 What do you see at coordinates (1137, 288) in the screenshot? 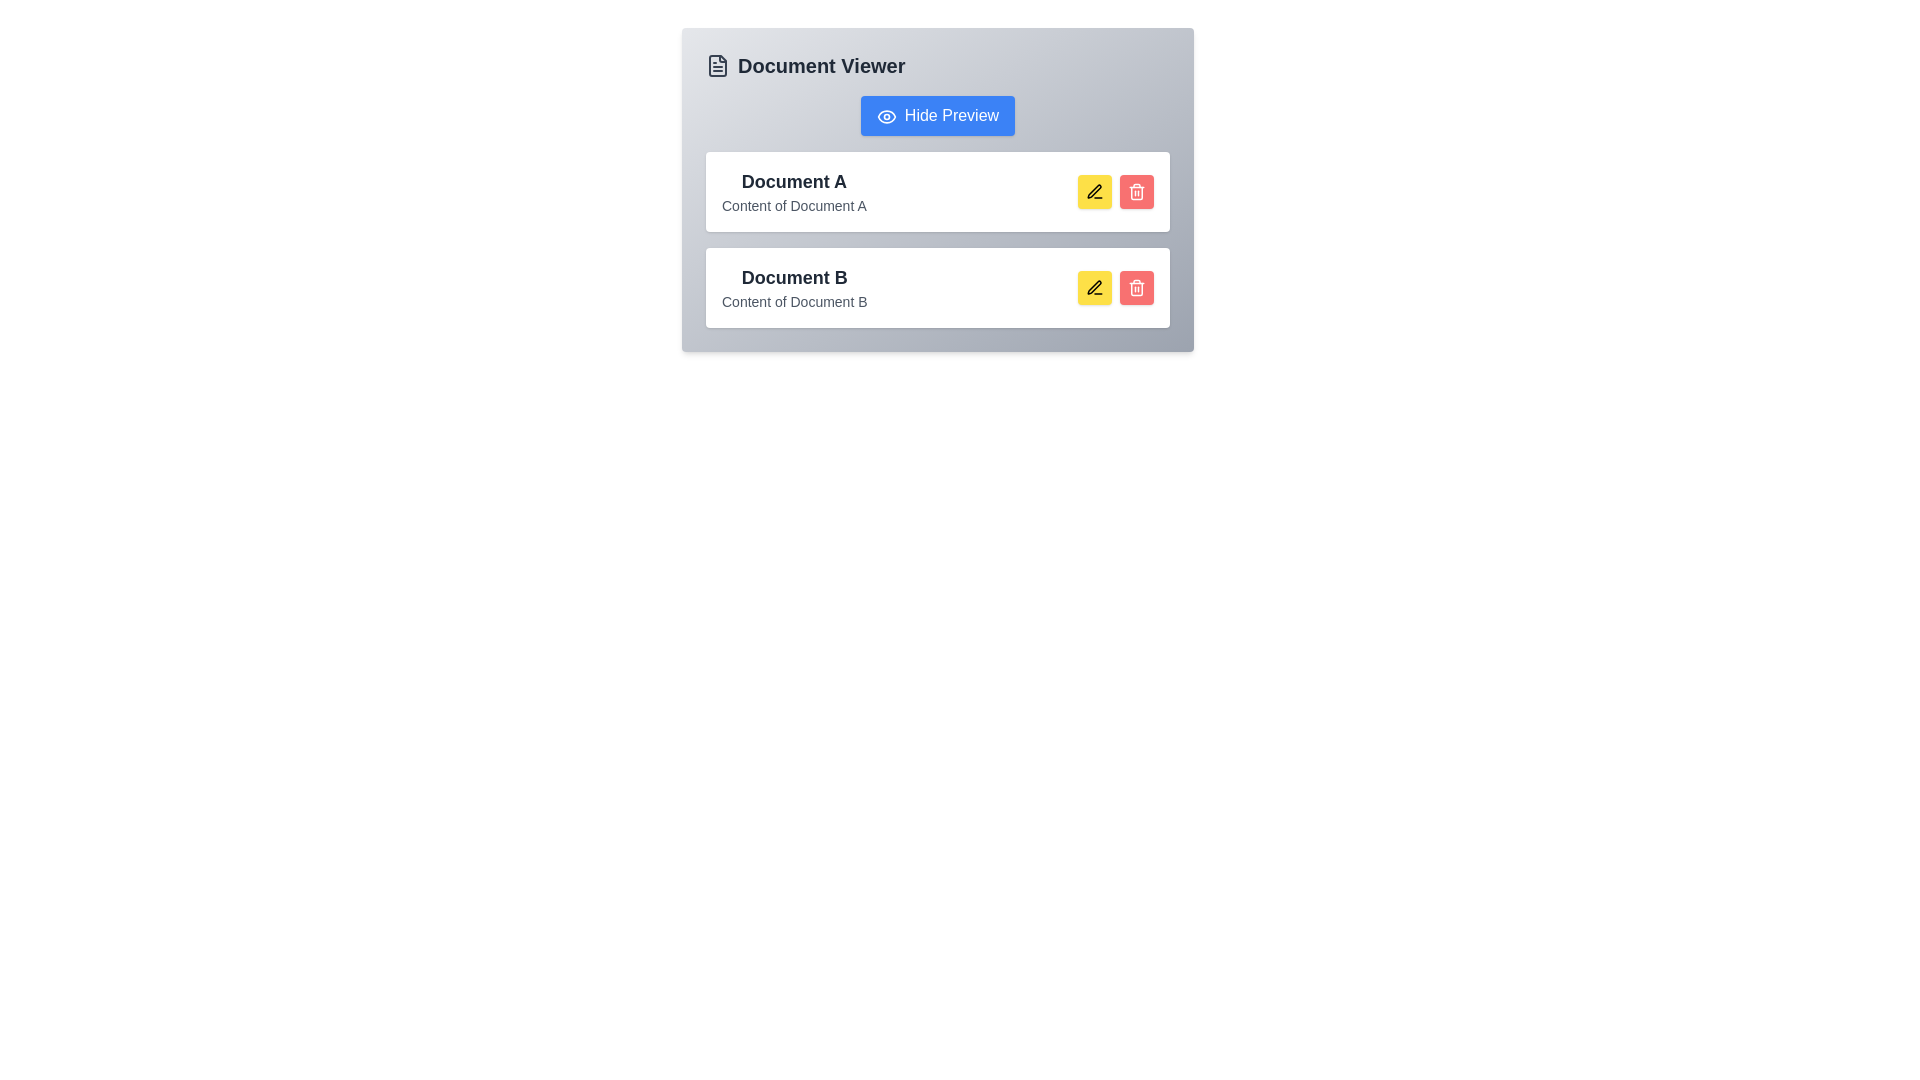
I see `the delete icon located to the far-right of the 'Document B' text, adjacent to the yellow pencil icon and within the red-colored interactive delete button` at bounding box center [1137, 288].